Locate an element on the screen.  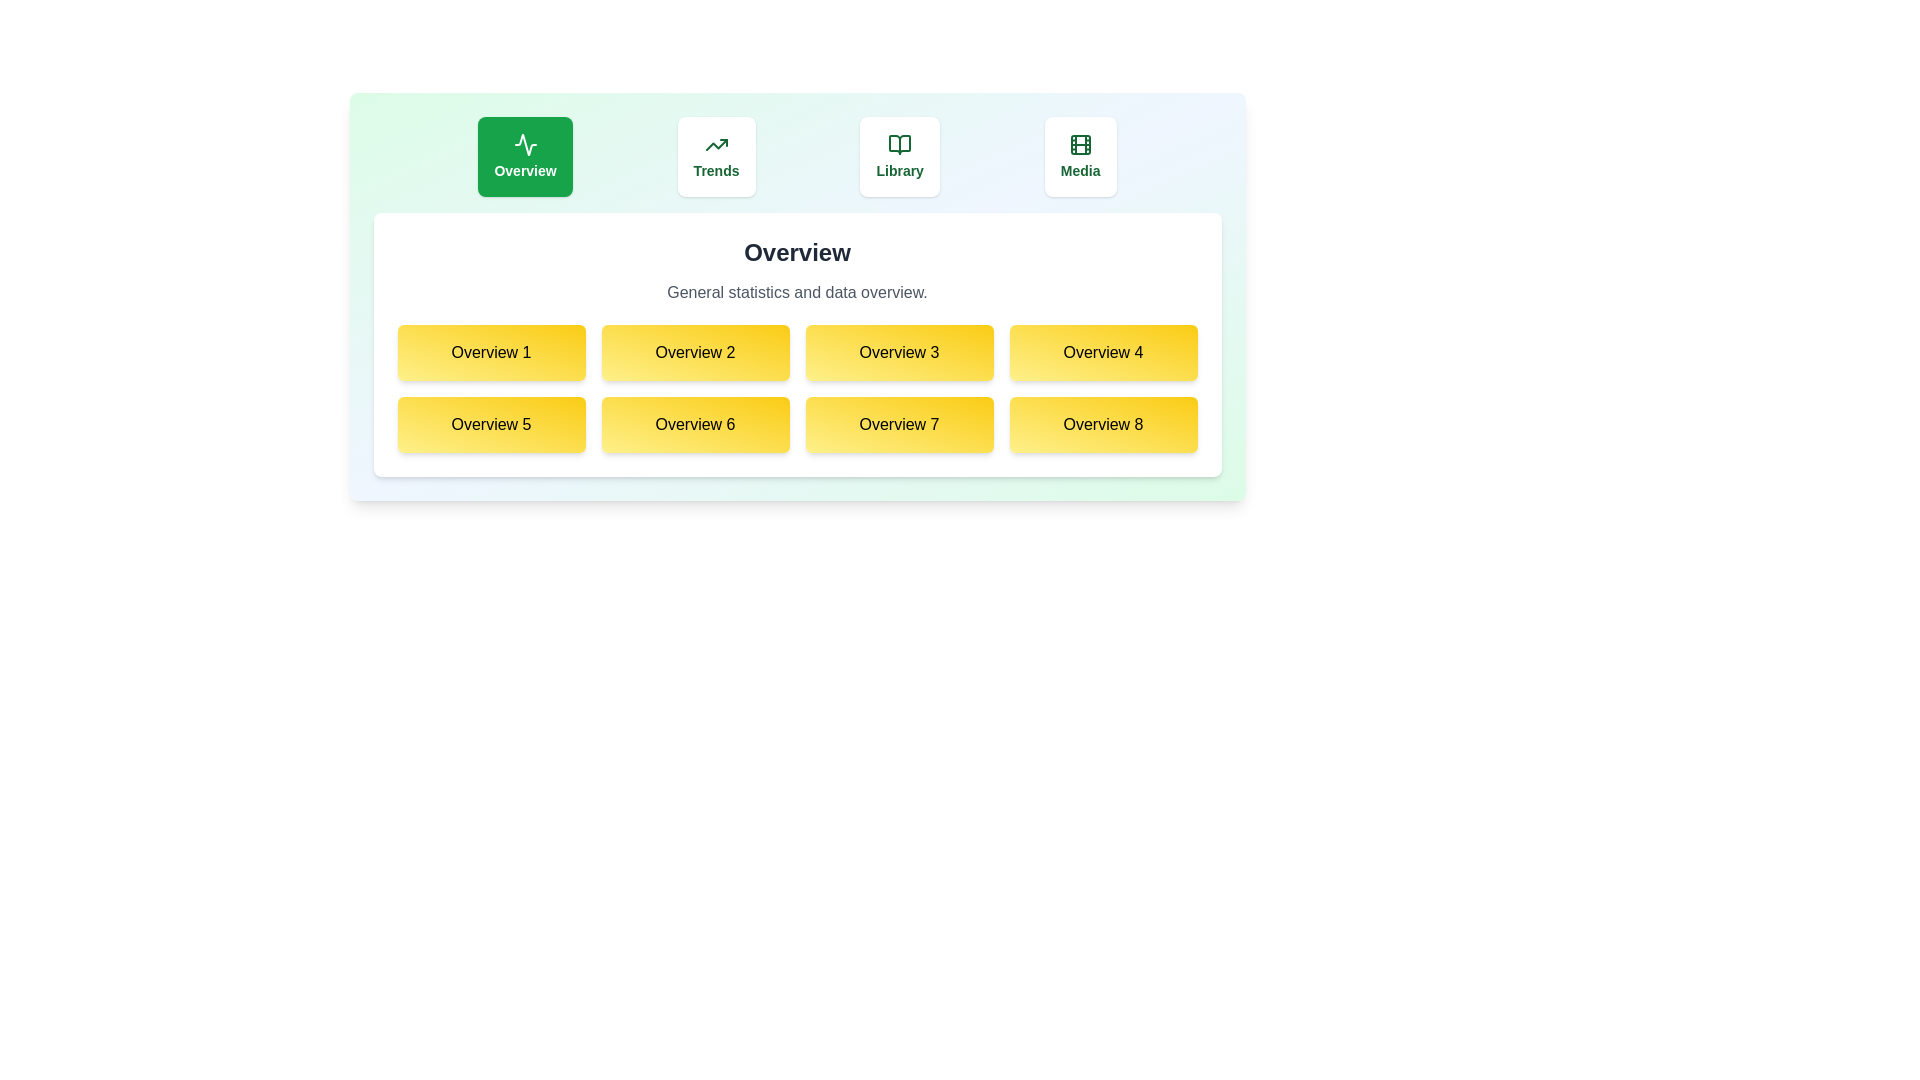
the tab labeled Media to observe its hover effect is located at coordinates (1079, 156).